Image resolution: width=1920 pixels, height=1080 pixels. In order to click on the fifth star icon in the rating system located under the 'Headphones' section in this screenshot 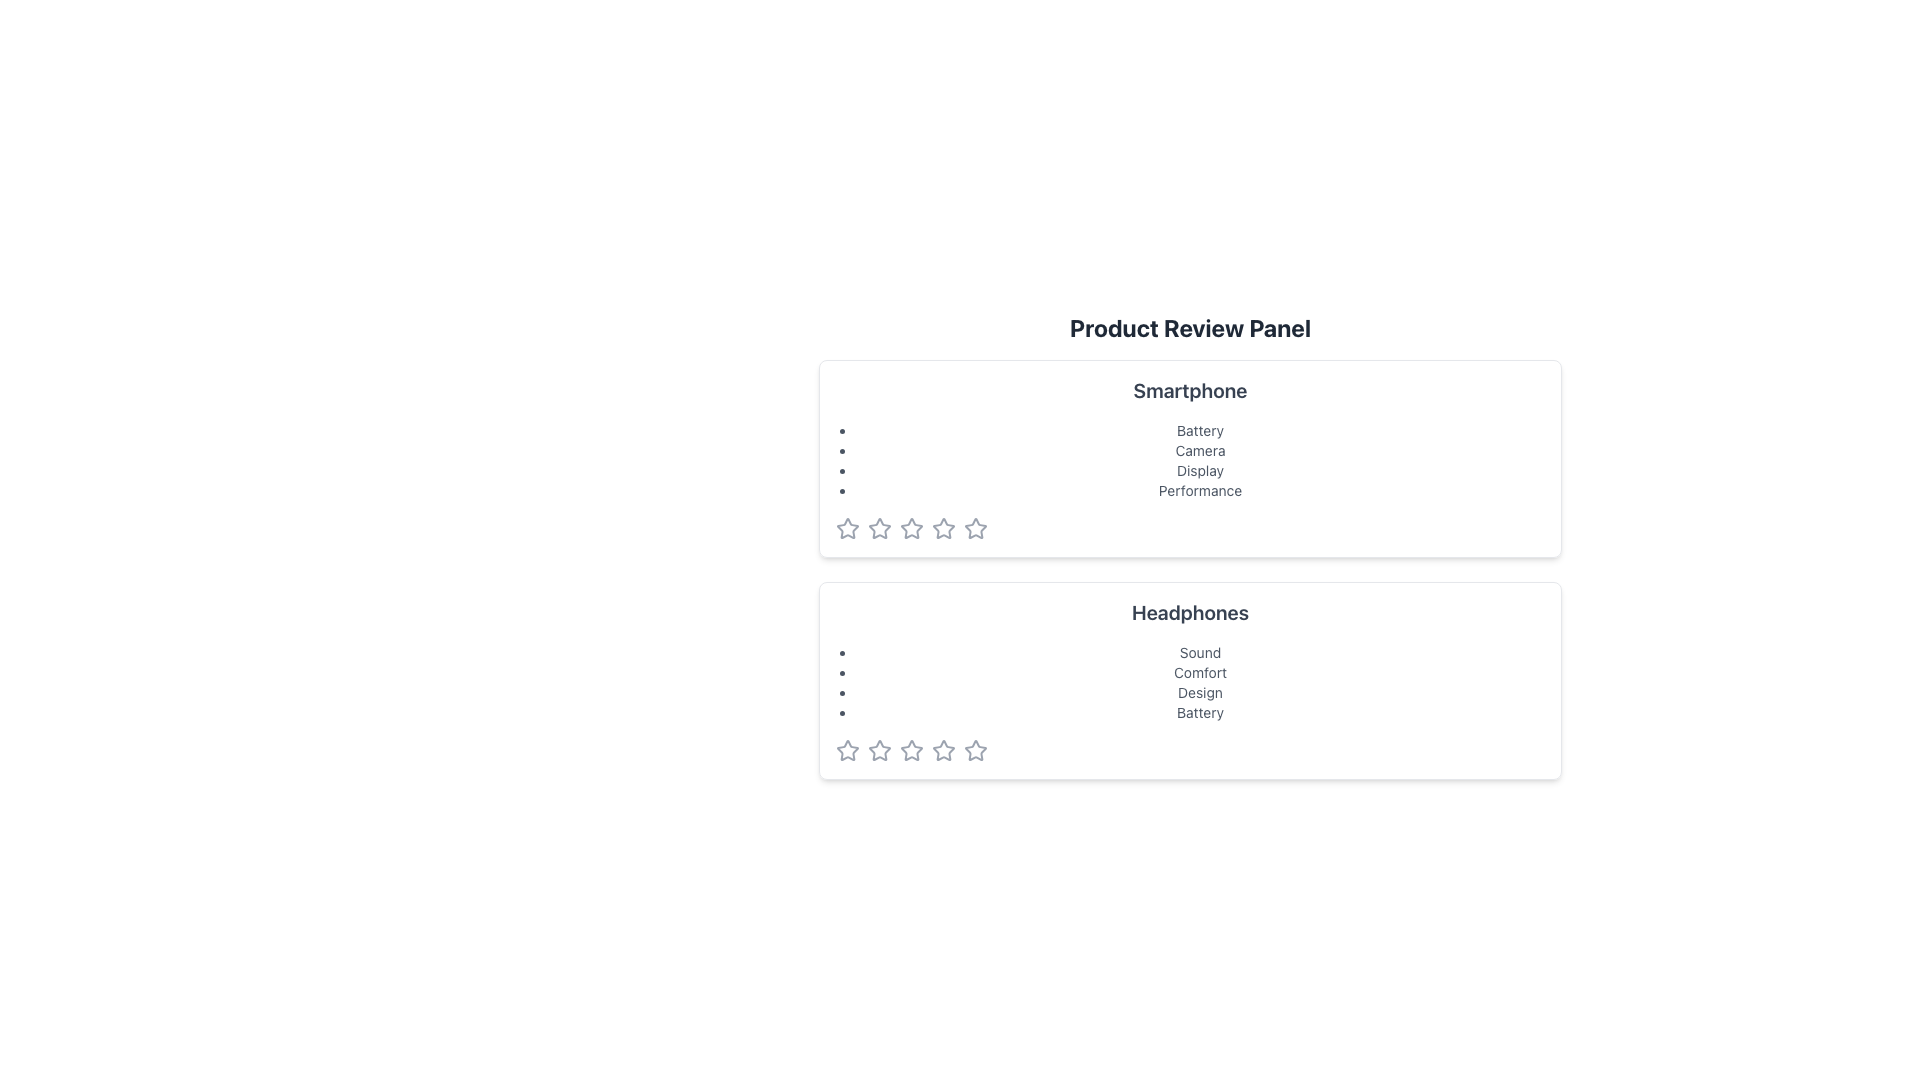, I will do `click(975, 751)`.